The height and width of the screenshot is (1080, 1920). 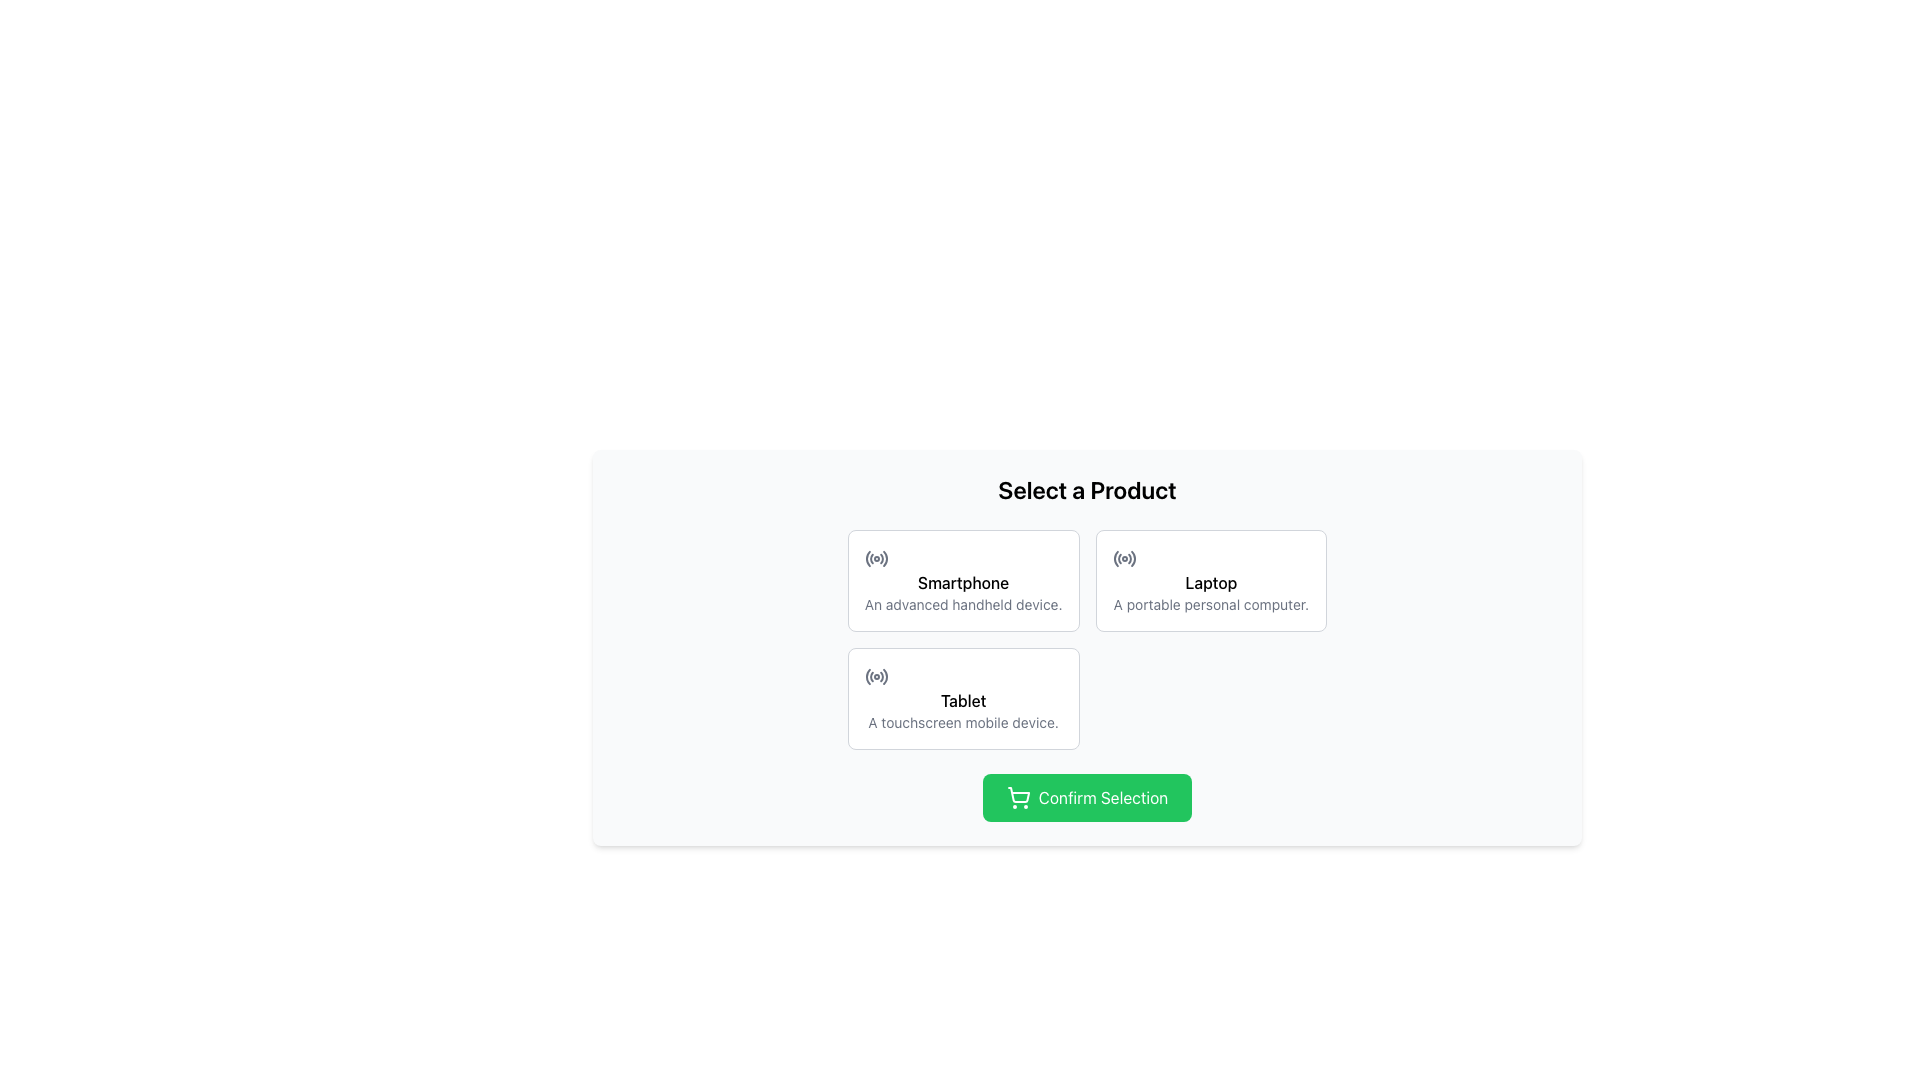 What do you see at coordinates (963, 709) in the screenshot?
I see `the Text label displaying 'Tablet' which is located at the bottom center of the selection group, above the 'Confirm Selection' button` at bounding box center [963, 709].